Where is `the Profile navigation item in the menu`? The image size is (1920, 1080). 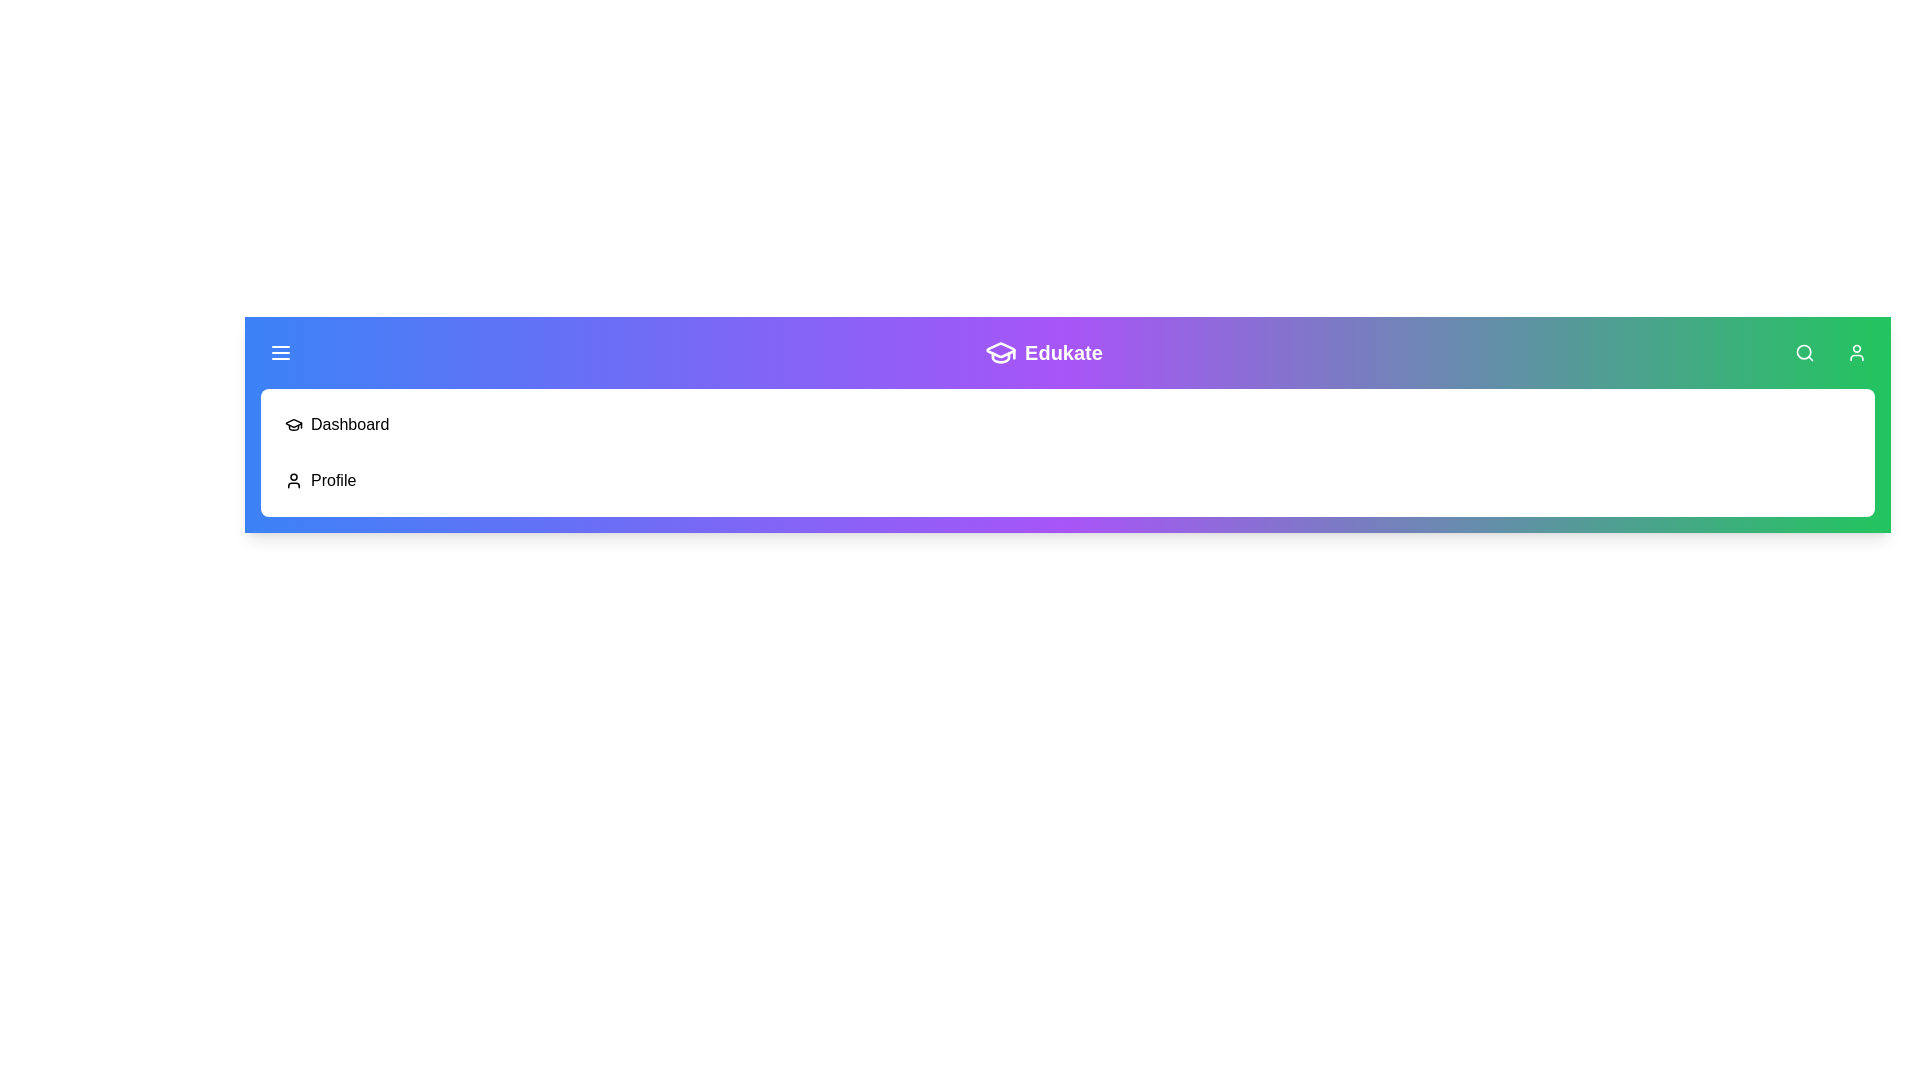
the Profile navigation item in the menu is located at coordinates (332, 481).